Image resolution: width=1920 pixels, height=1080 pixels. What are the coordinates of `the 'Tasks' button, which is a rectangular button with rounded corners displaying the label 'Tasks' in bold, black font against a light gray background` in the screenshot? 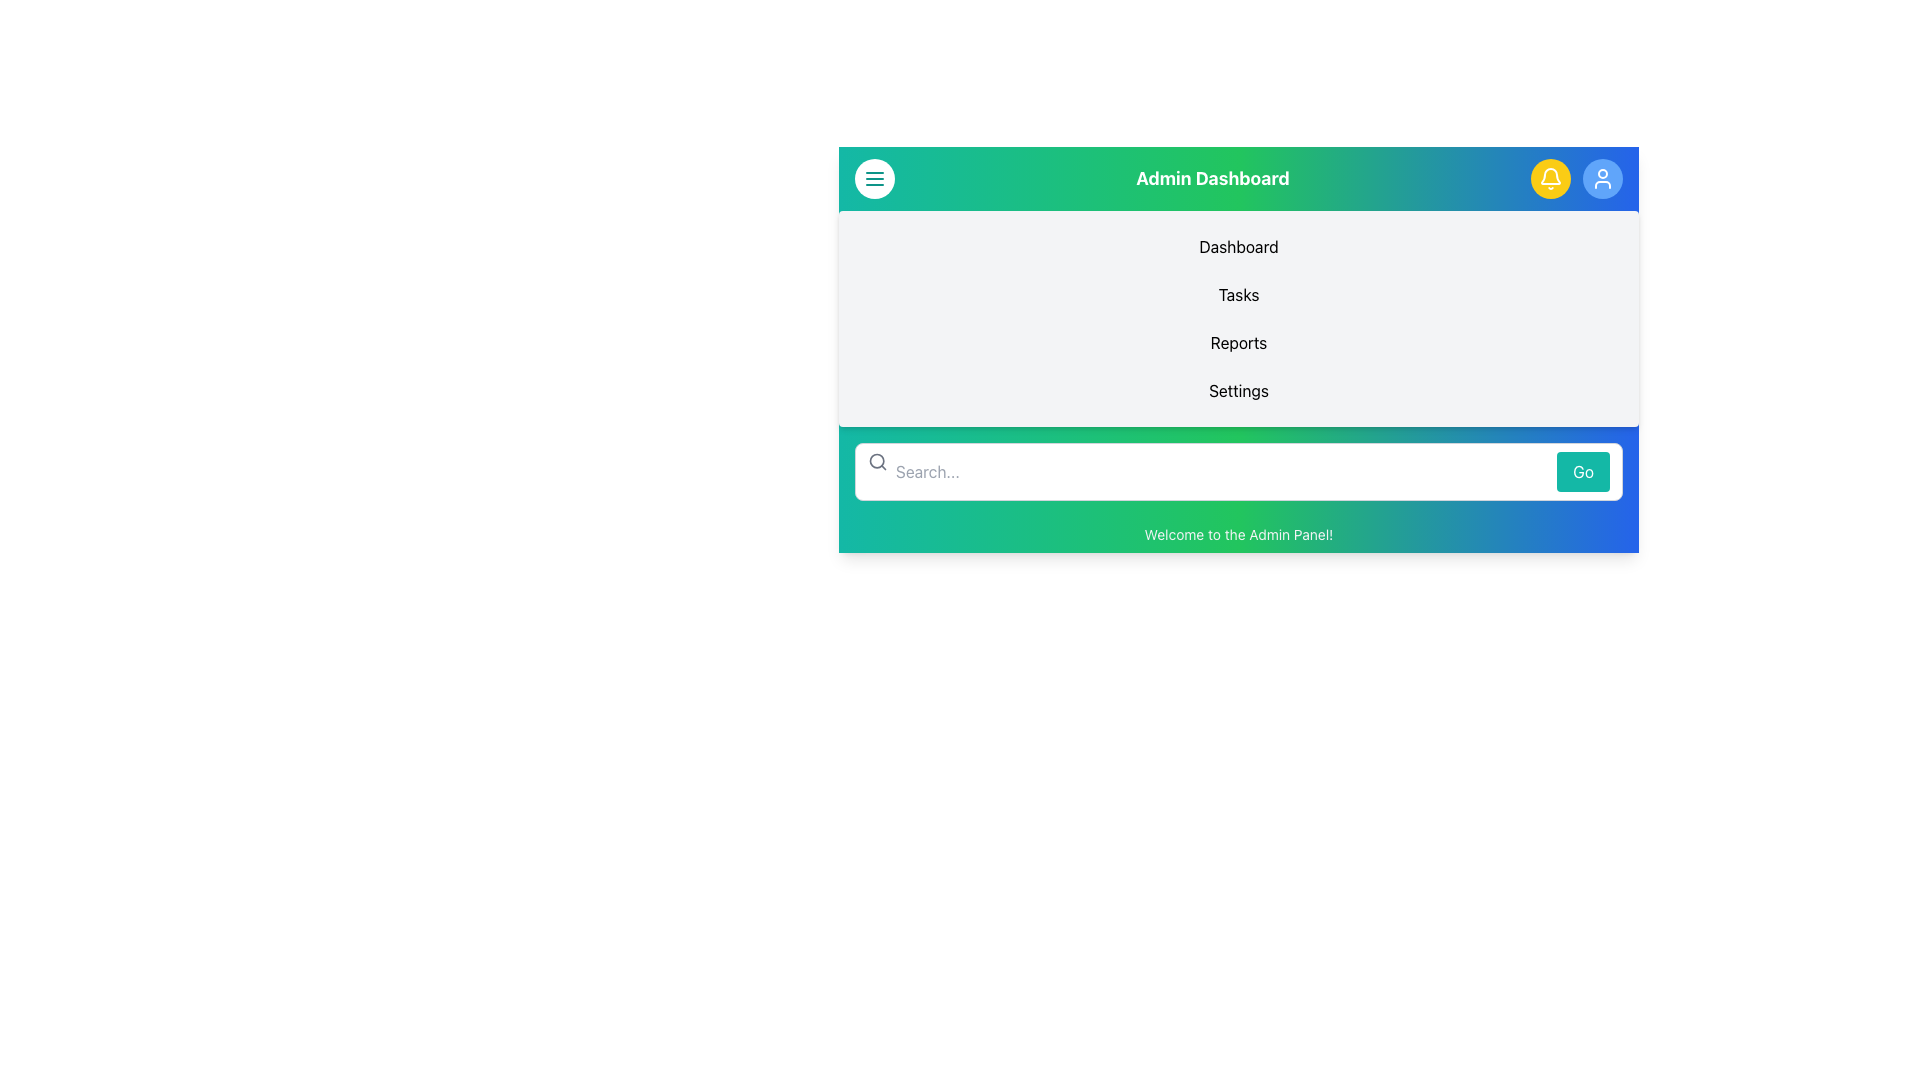 It's located at (1237, 294).